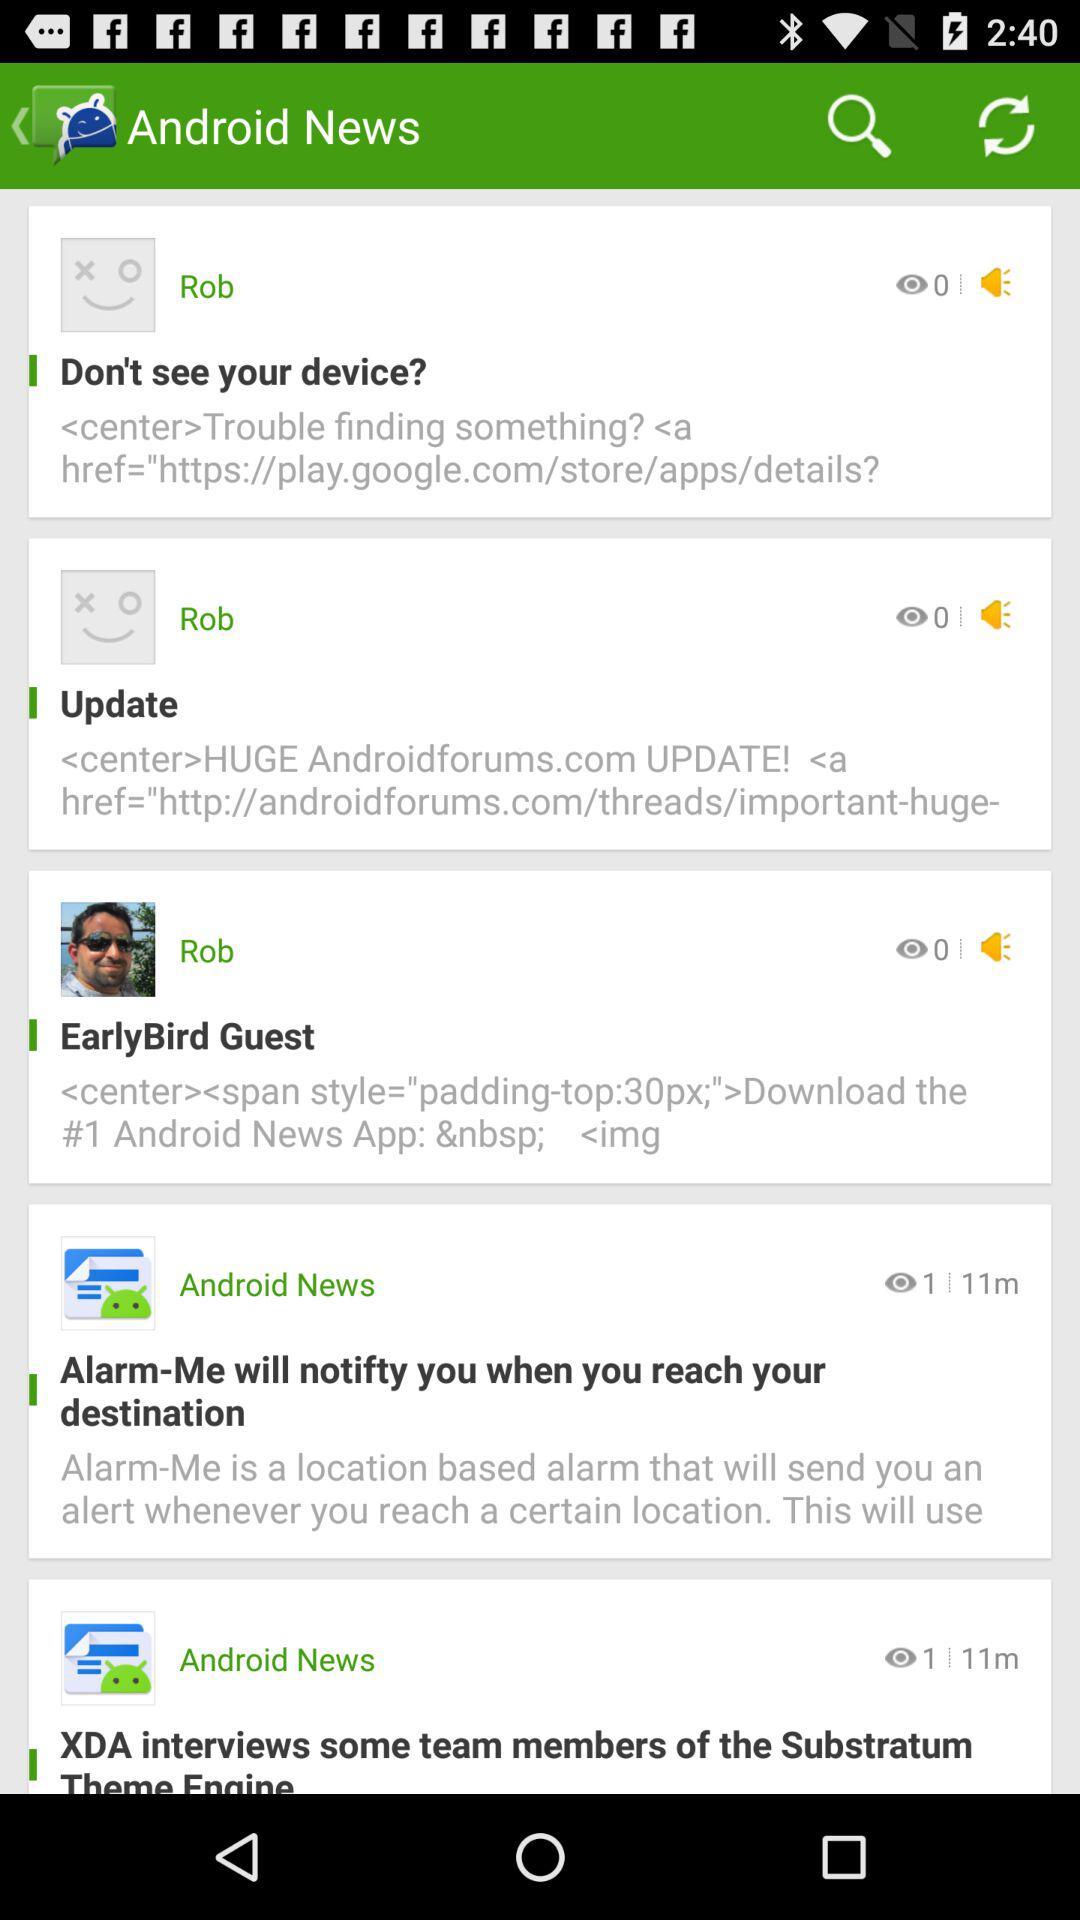 This screenshot has width=1080, height=1920. I want to click on icon above center span style, so click(523, 1035).